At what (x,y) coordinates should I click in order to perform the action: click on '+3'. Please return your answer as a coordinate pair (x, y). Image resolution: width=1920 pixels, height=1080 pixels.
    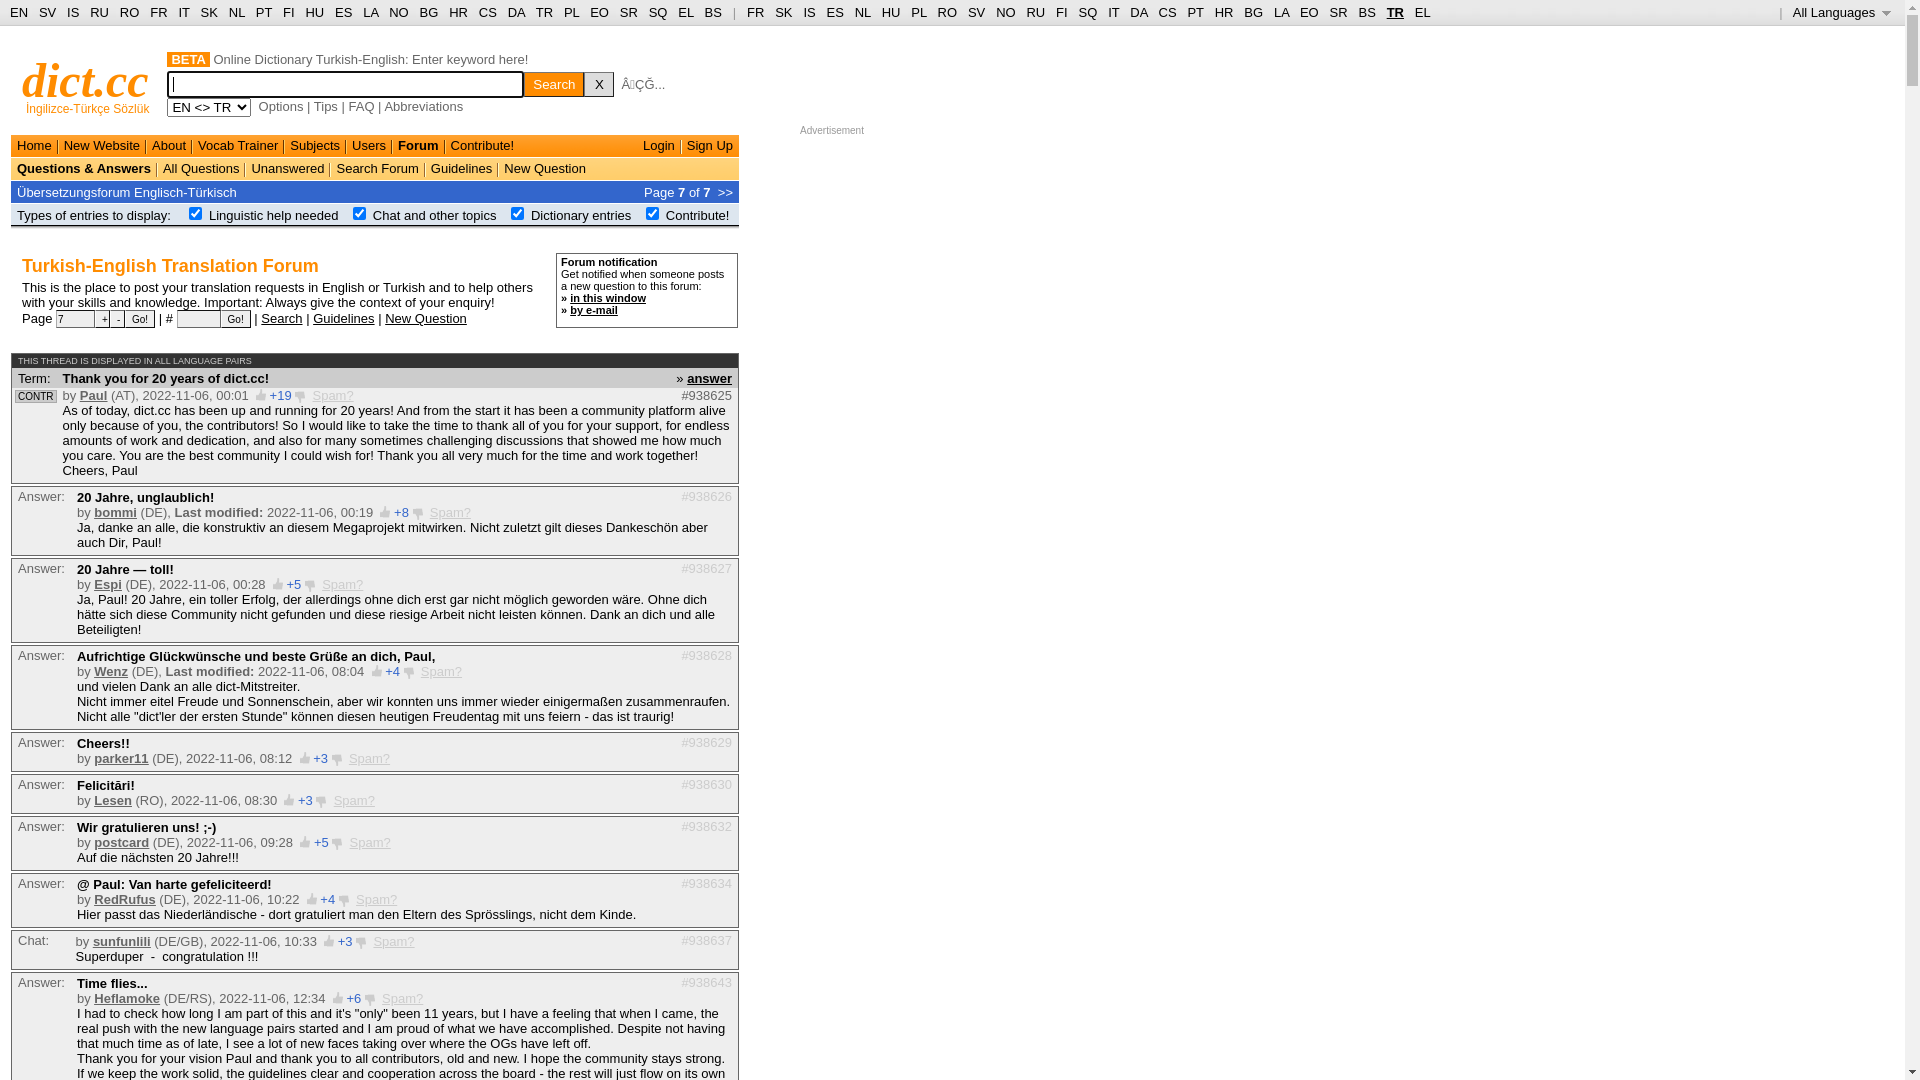
    Looking at the image, I should click on (320, 758).